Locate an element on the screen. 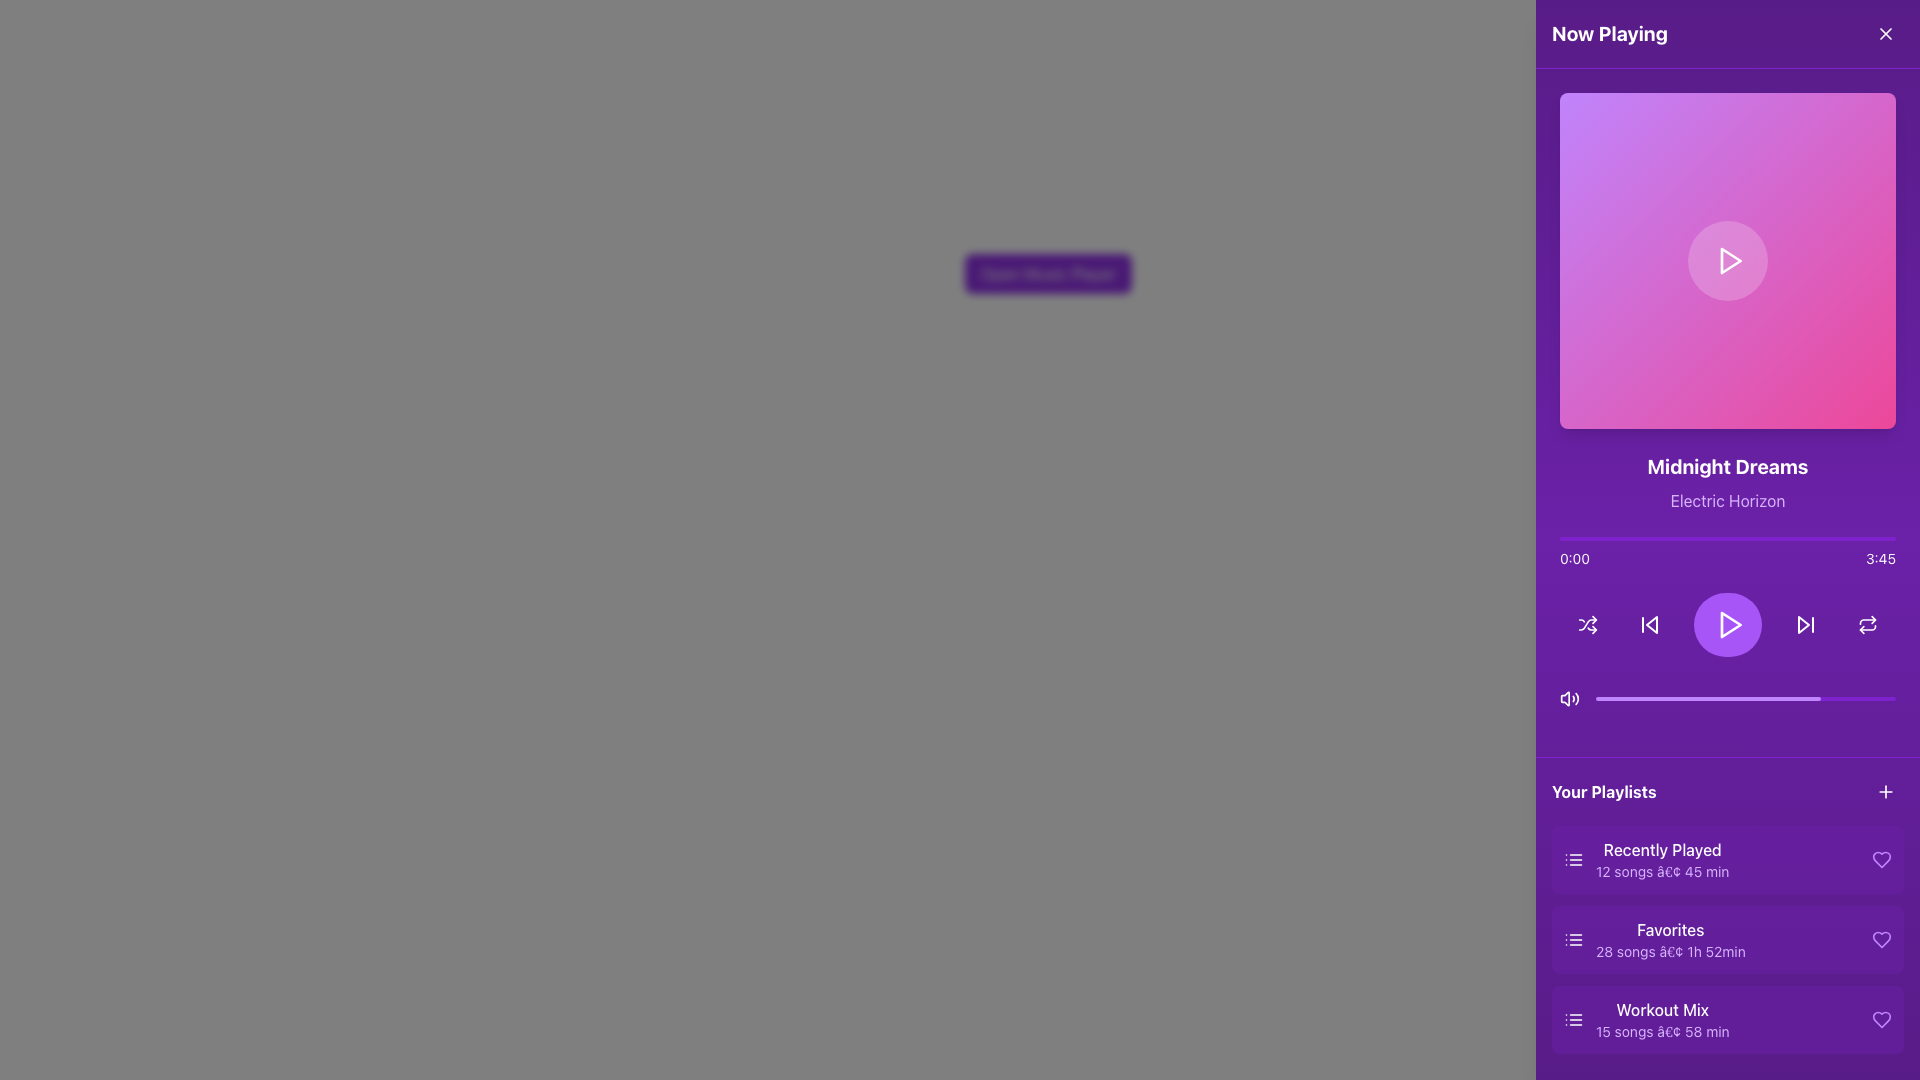  media playback progress is located at coordinates (1771, 697).